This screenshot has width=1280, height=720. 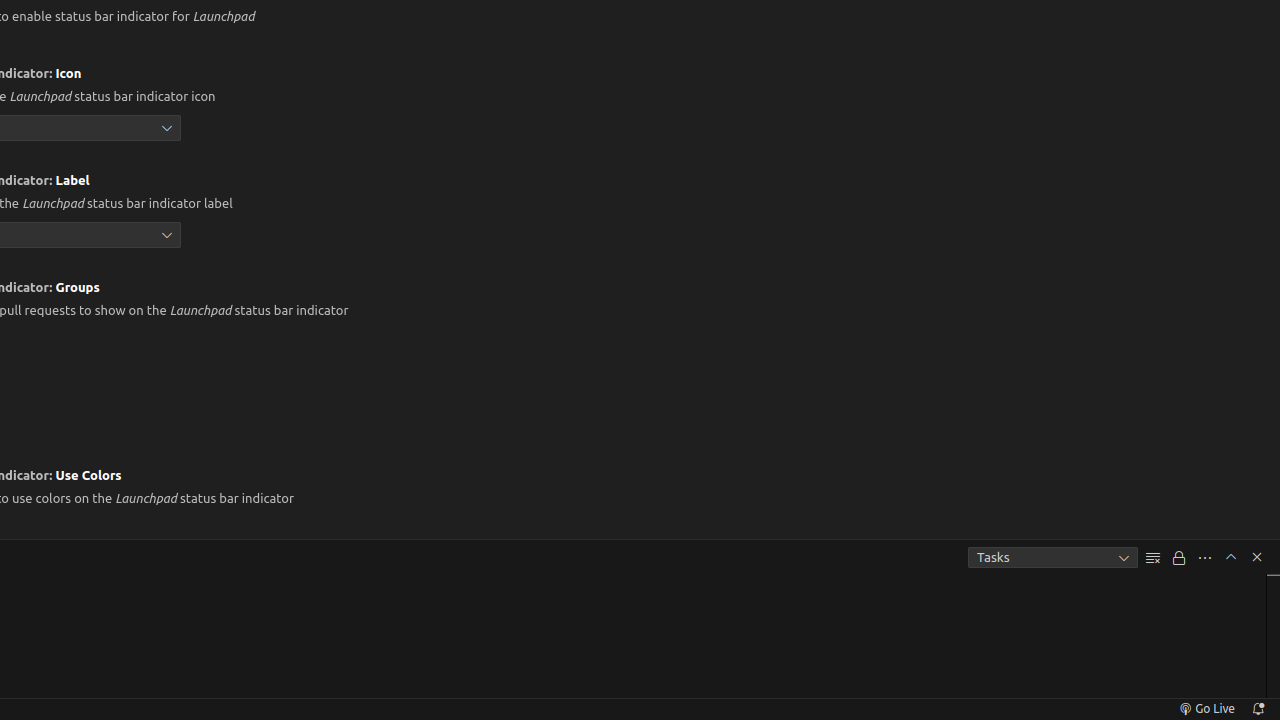 I want to click on 'Hide Panel', so click(x=1255, y=556).